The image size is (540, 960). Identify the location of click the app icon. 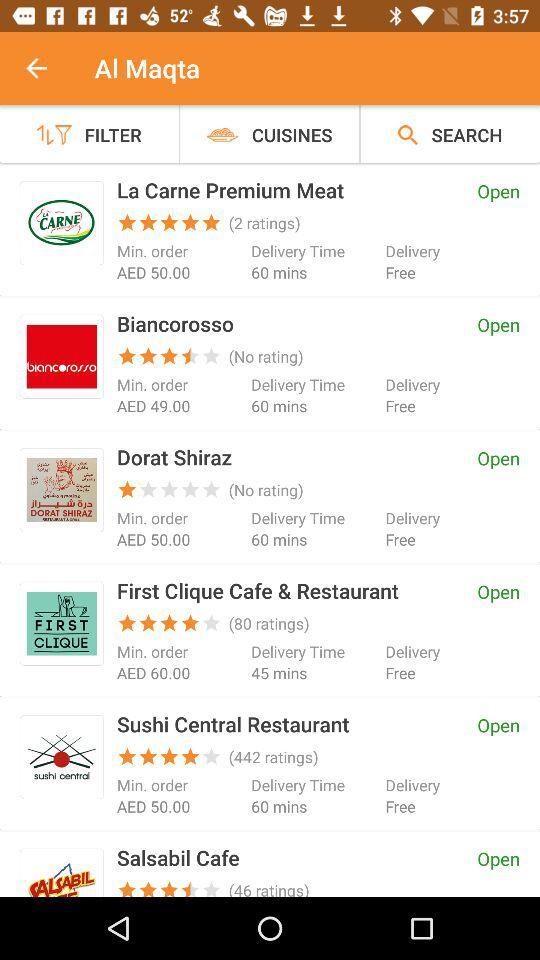
(61, 223).